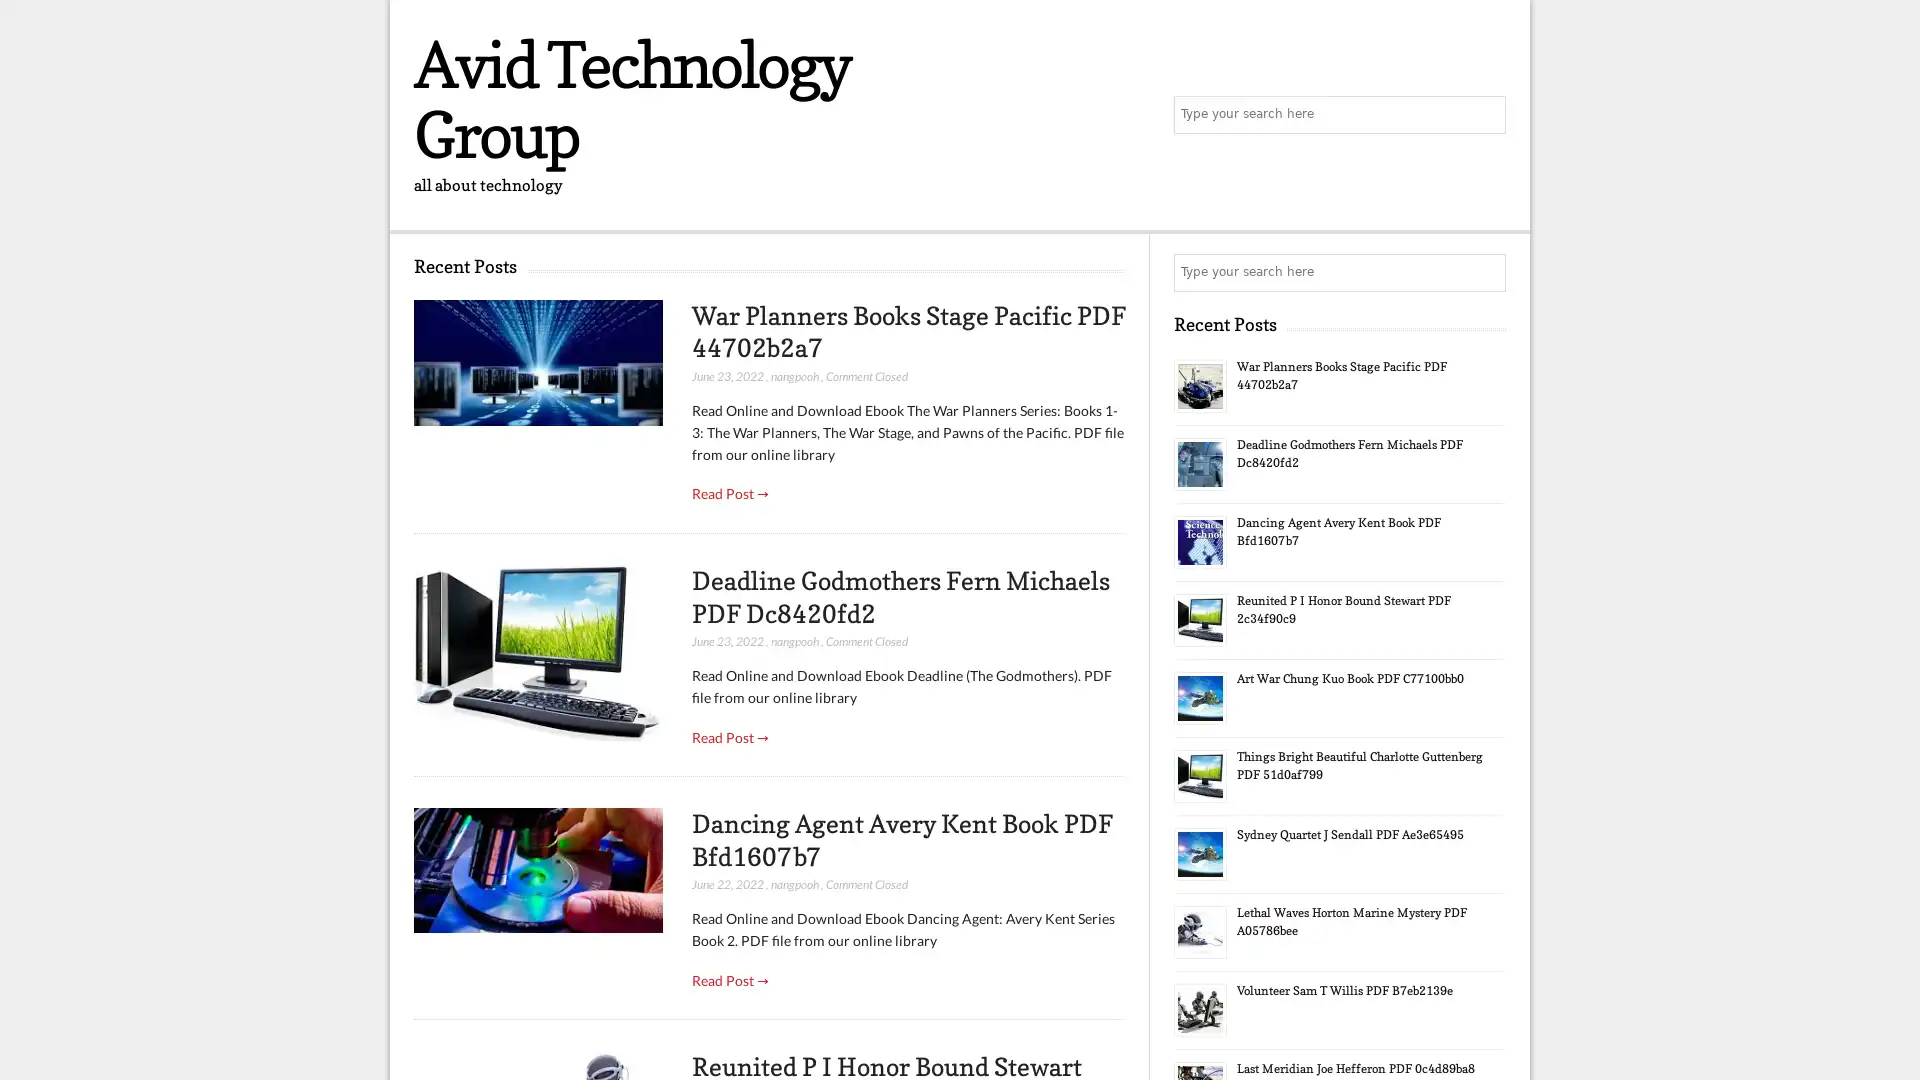 This screenshot has height=1080, width=1920. I want to click on Search, so click(1485, 115).